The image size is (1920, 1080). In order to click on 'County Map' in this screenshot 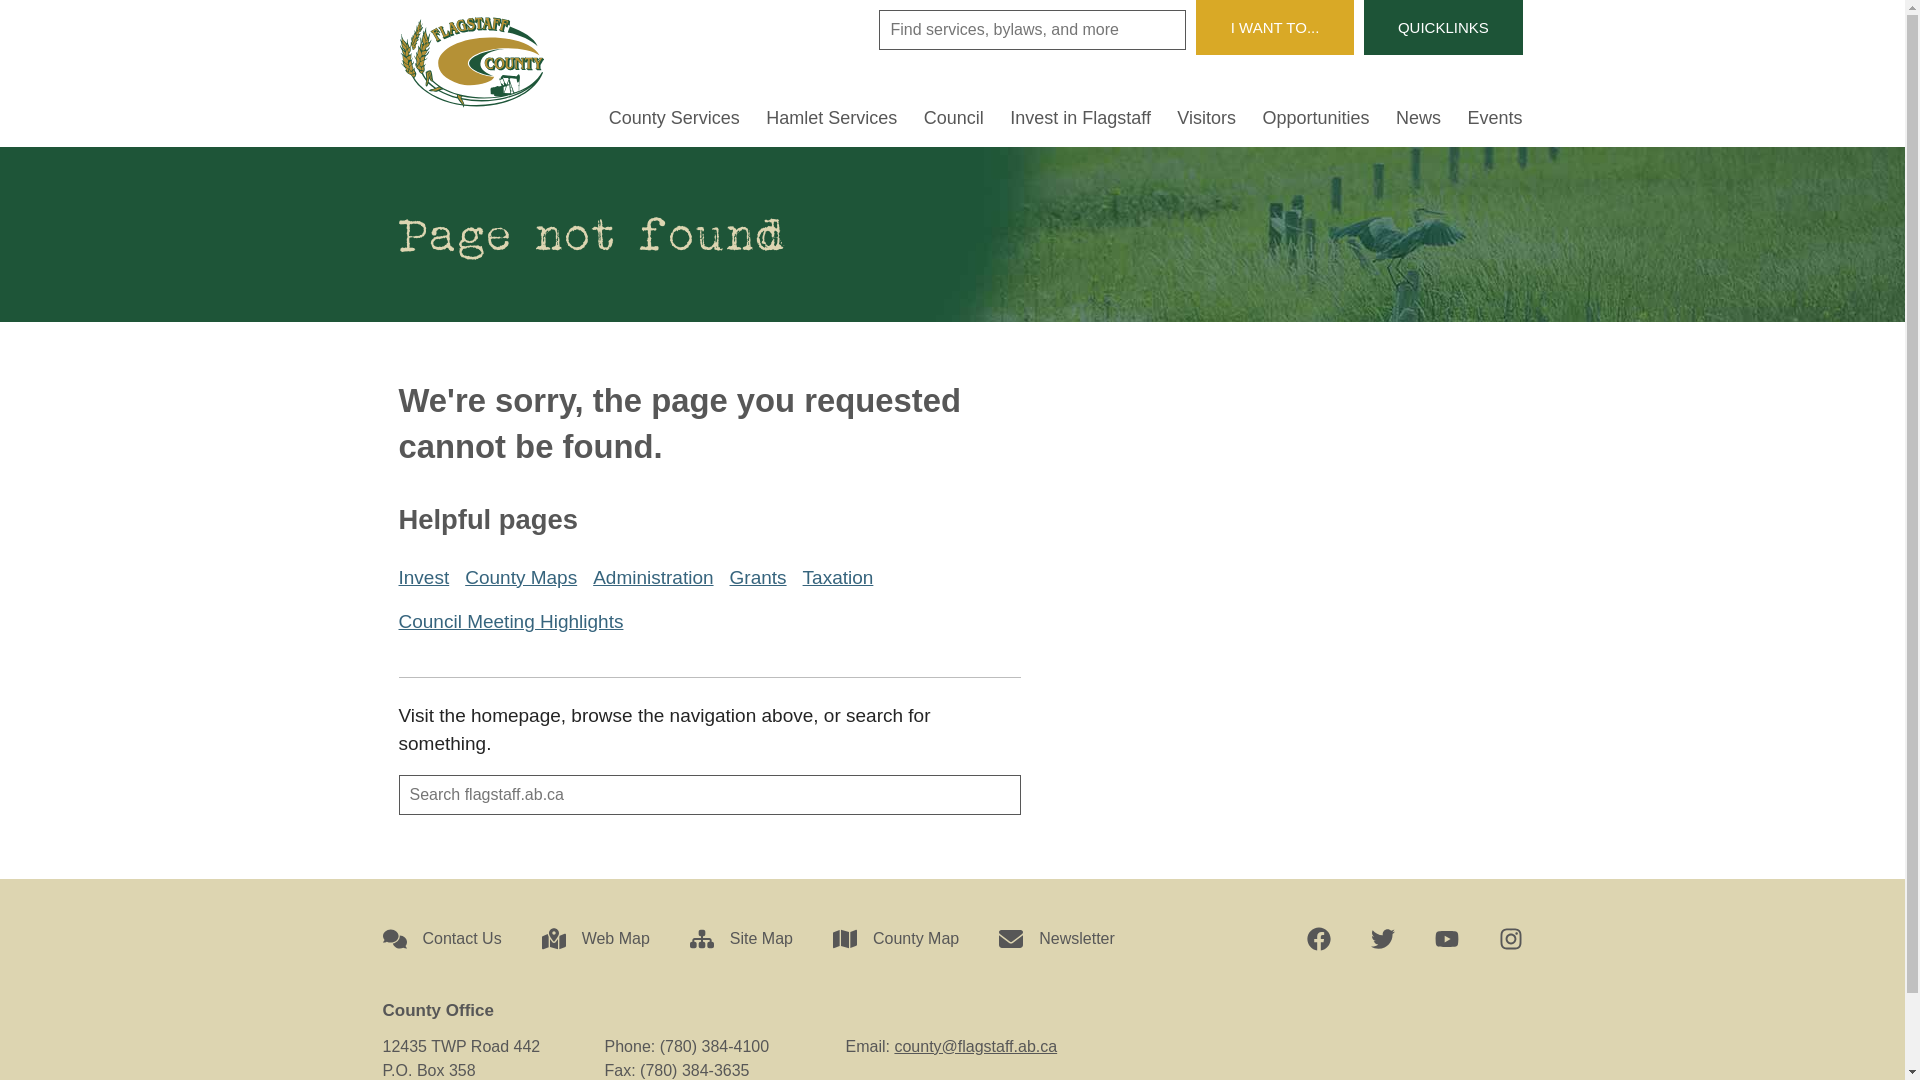, I will do `click(833, 938)`.